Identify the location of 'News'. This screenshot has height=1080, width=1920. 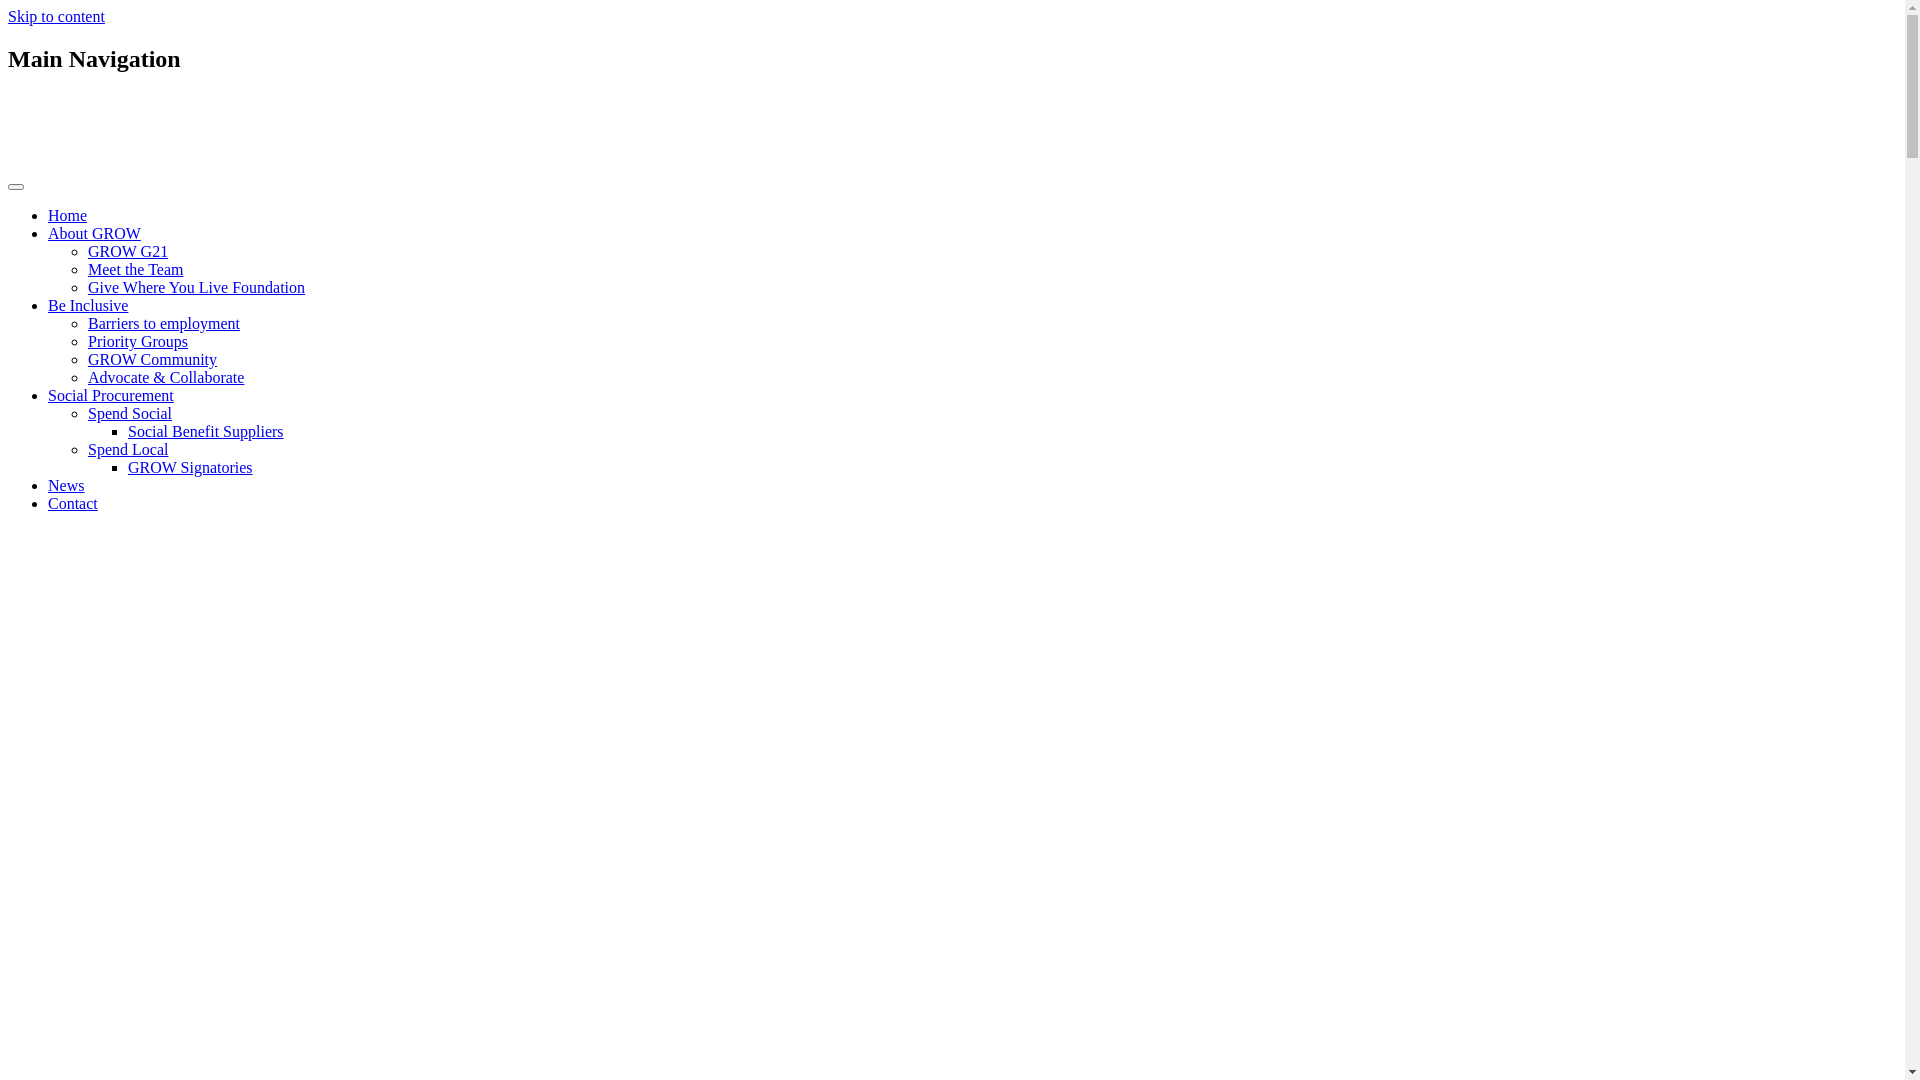
(66, 485).